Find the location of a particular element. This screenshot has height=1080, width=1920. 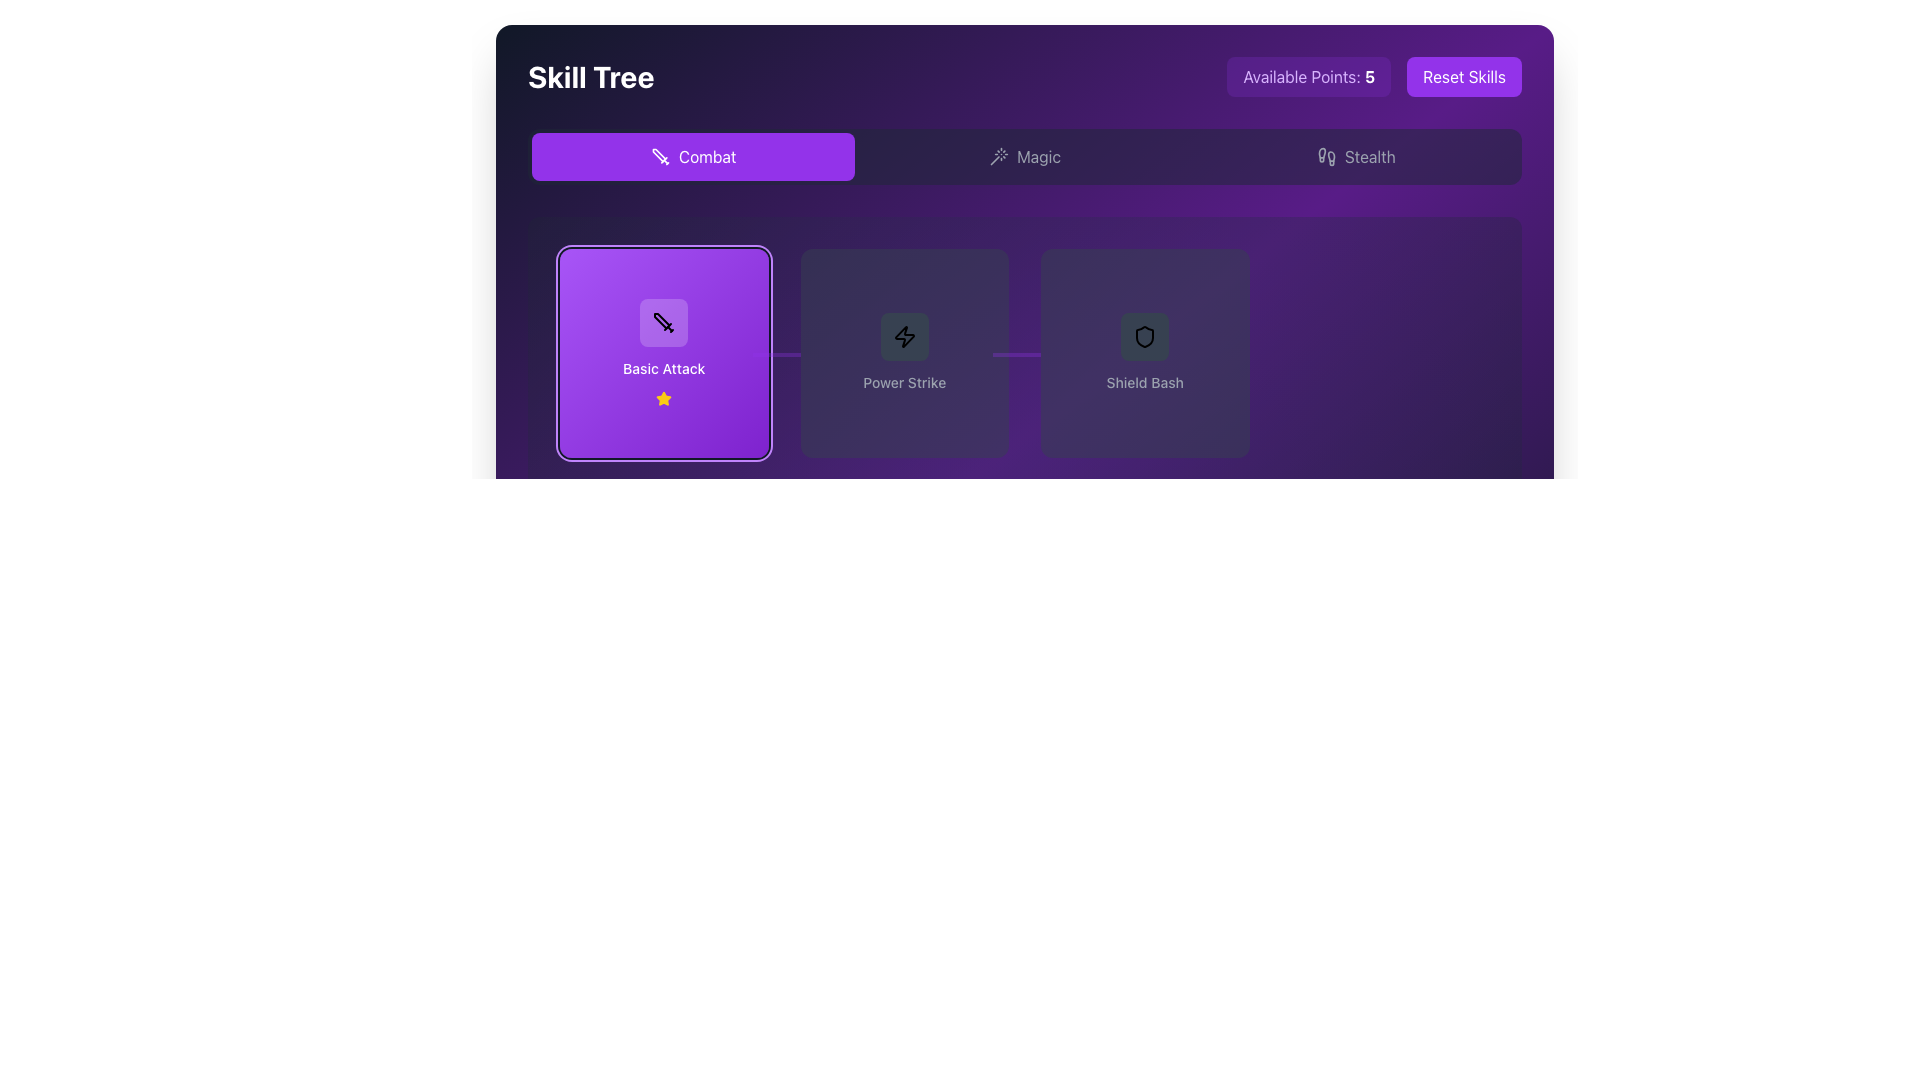

the small footprint icon next to the 'stealth' label is located at coordinates (1326, 156).